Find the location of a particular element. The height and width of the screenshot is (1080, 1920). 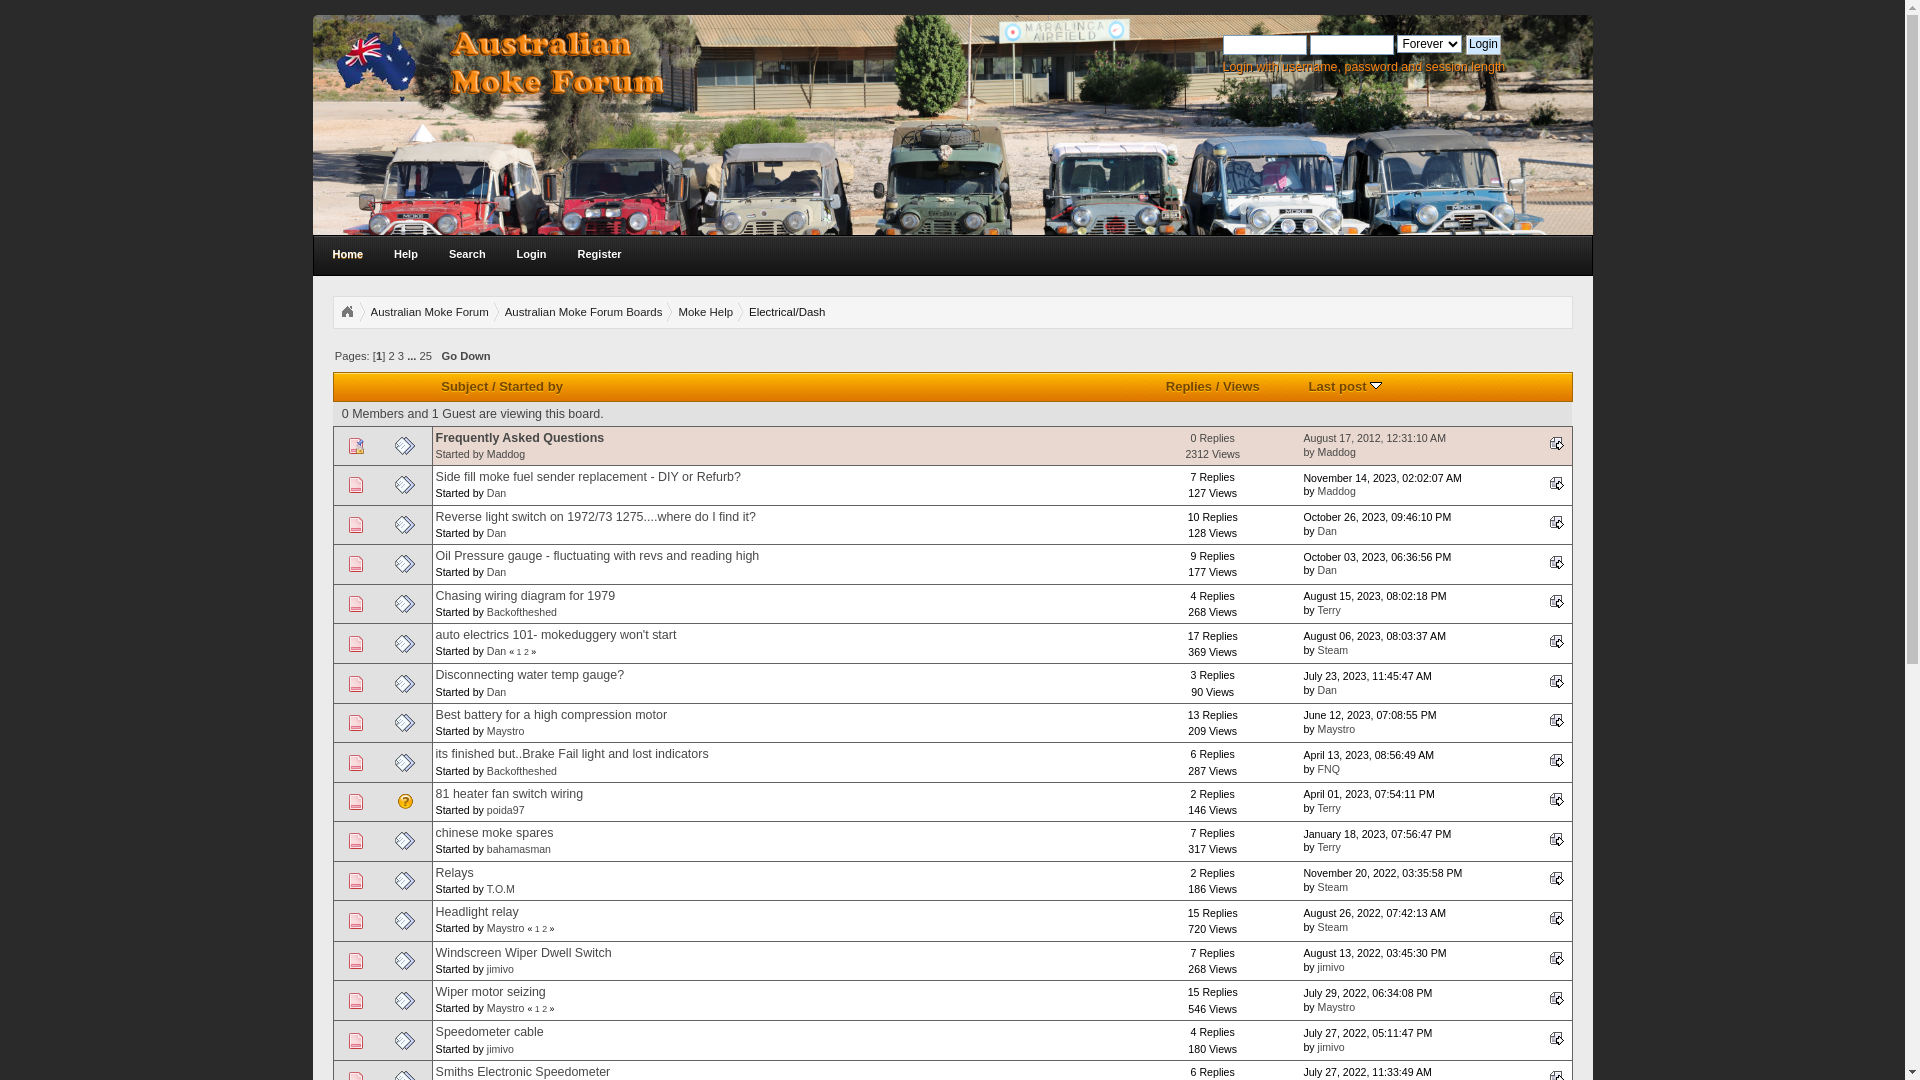

'Subject' is located at coordinates (463, 386).